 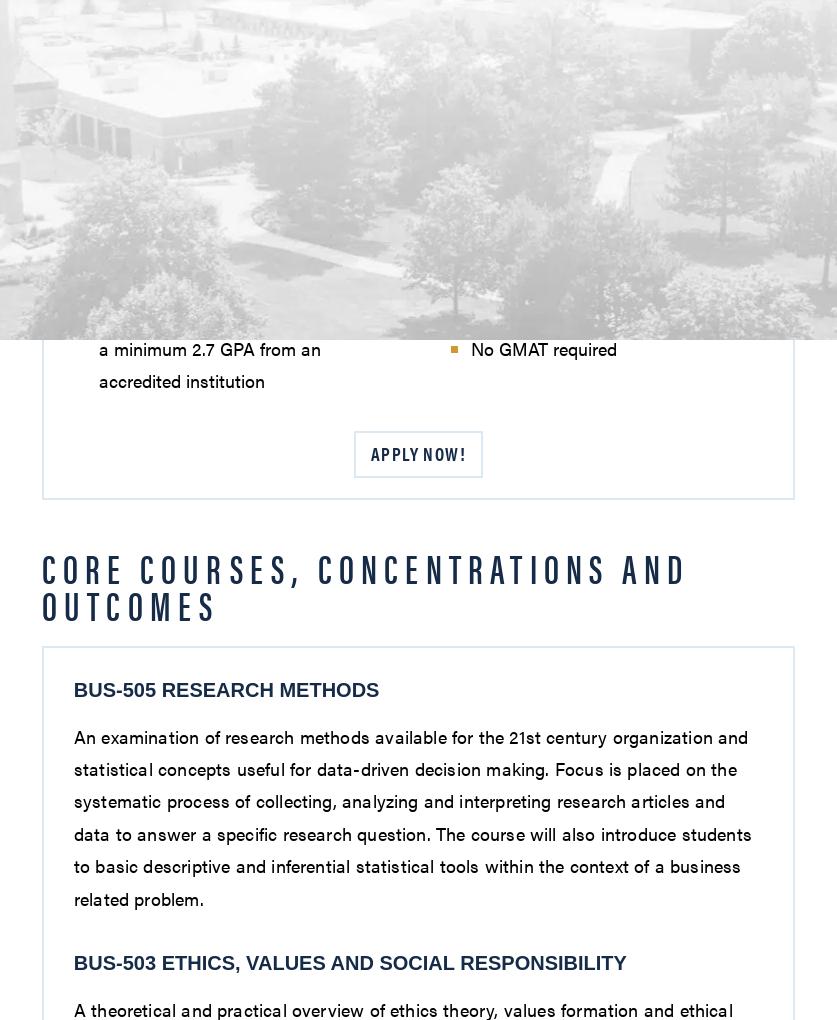 I want to click on 'Apply Now!', so click(x=417, y=452).